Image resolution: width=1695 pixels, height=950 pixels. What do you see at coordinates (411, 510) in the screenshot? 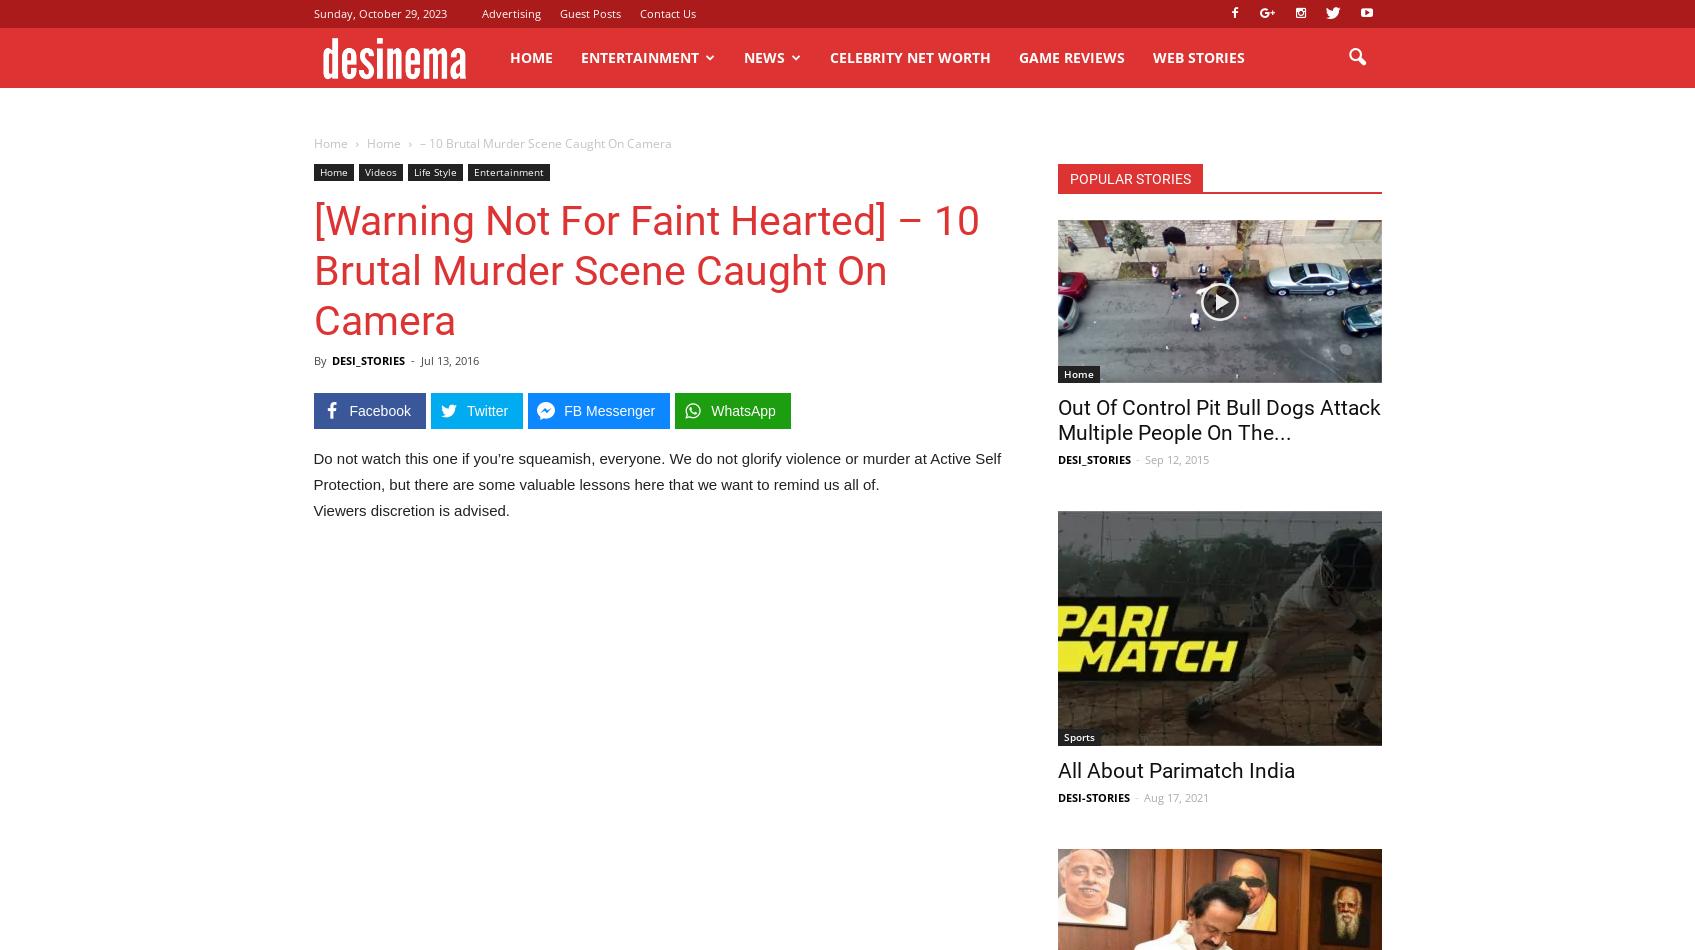
I see `'Viewers discretion is advised.'` at bounding box center [411, 510].